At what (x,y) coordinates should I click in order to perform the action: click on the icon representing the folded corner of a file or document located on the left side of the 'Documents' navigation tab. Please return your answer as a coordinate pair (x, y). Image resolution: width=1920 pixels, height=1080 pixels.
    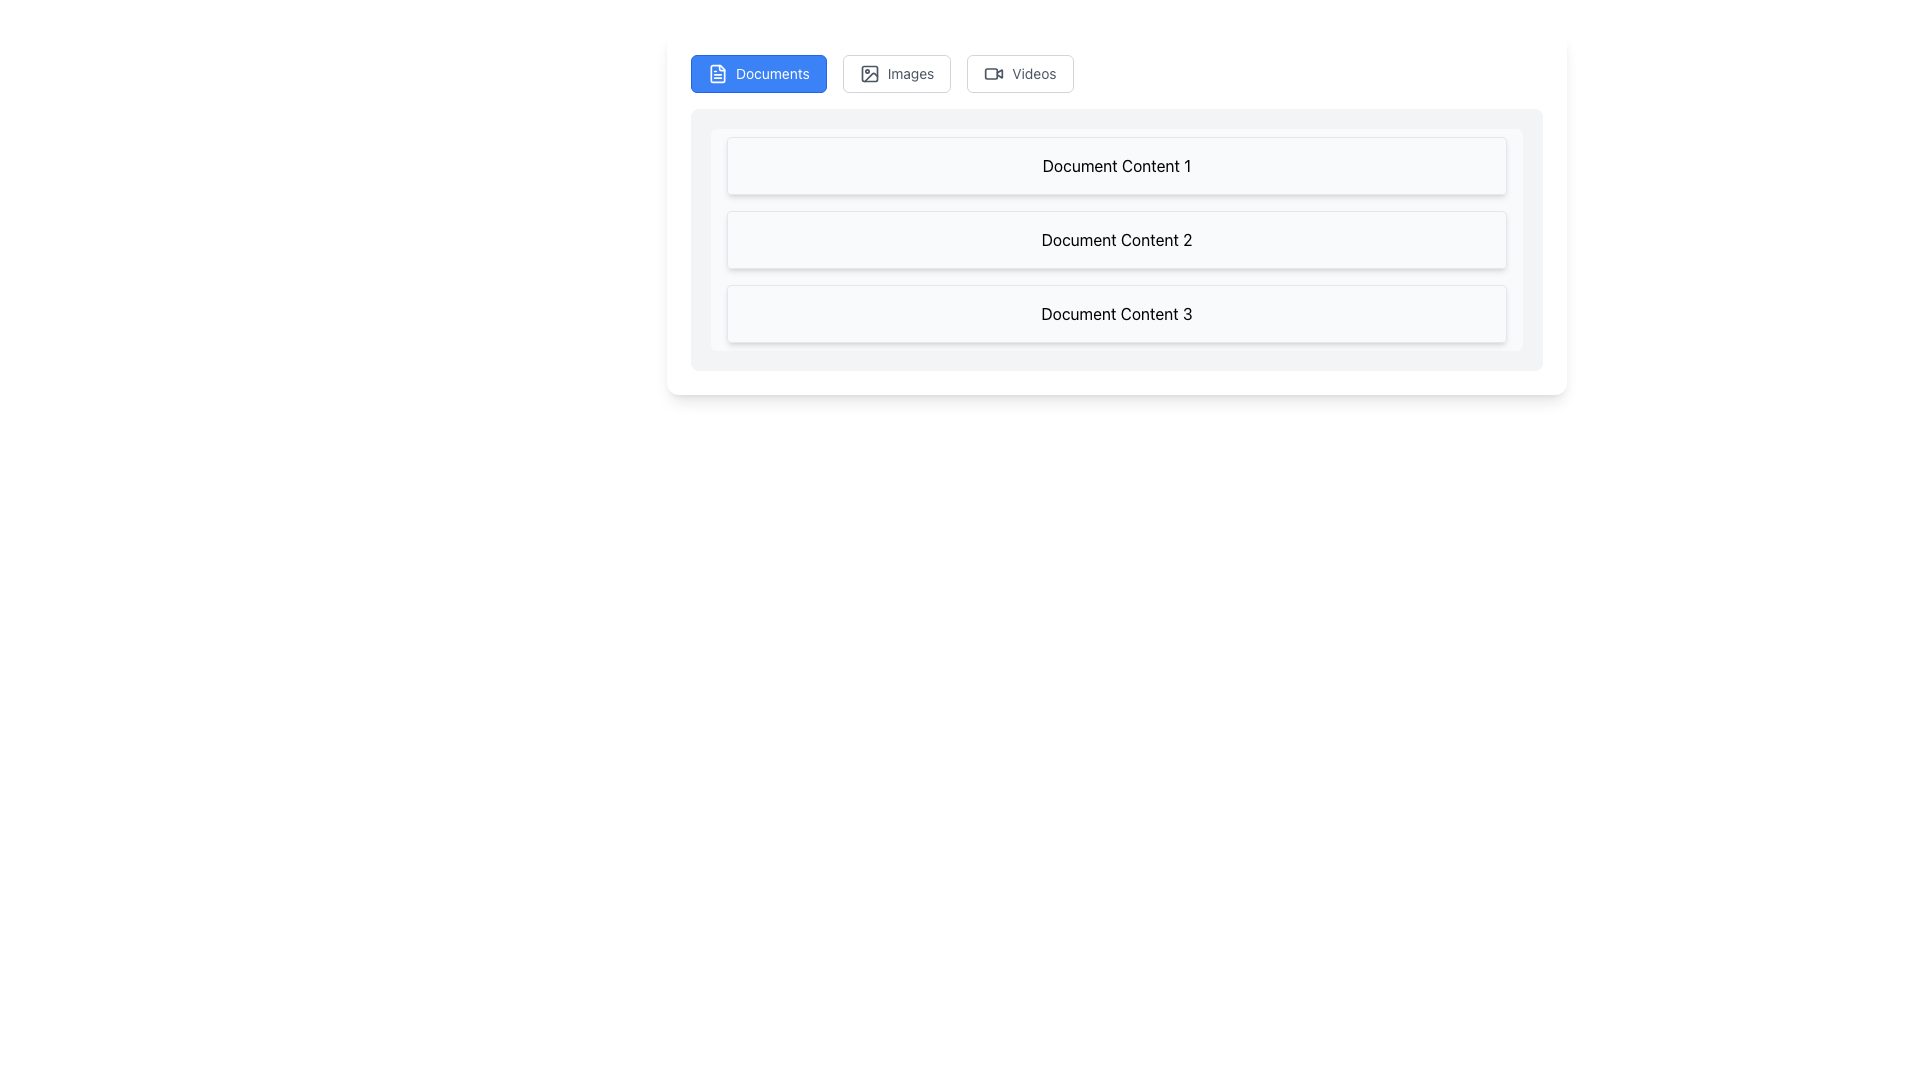
    Looking at the image, I should click on (718, 72).